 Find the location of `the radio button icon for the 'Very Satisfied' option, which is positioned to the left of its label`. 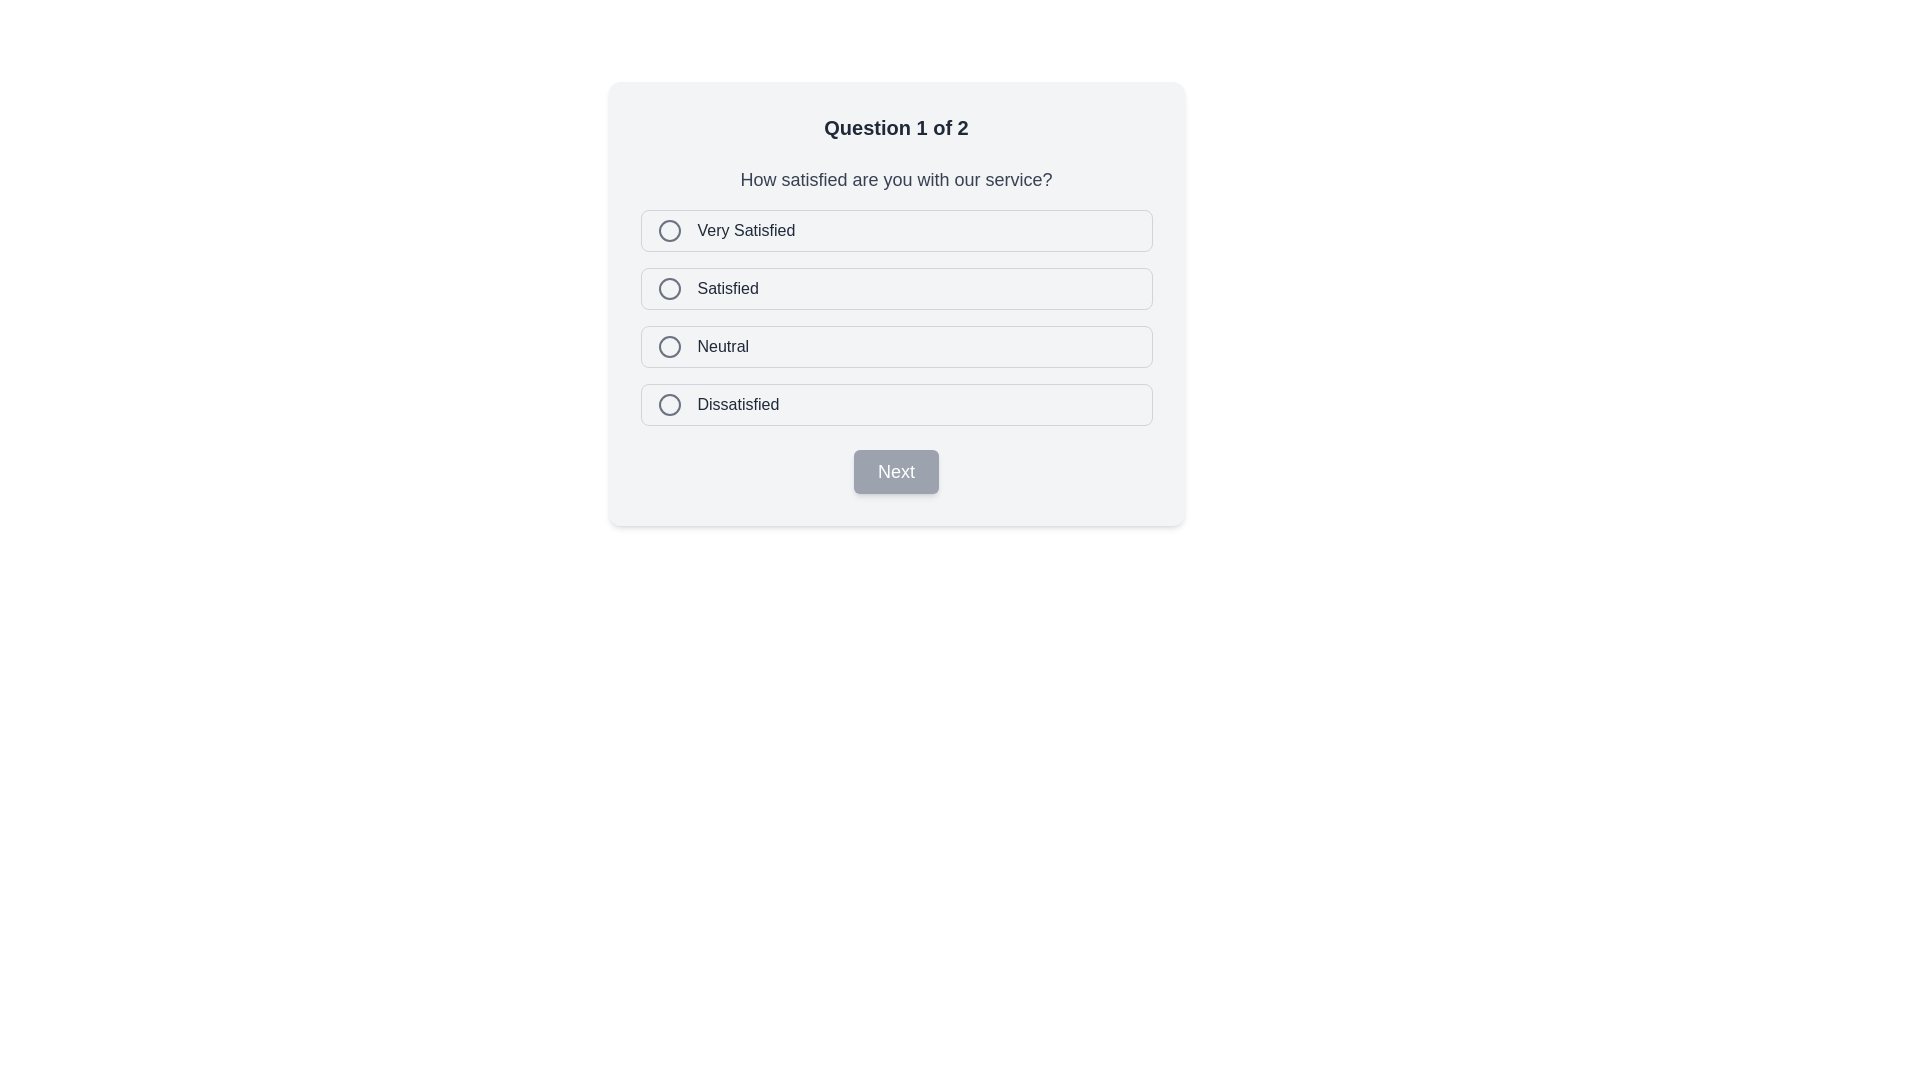

the radio button icon for the 'Very Satisfied' option, which is positioned to the left of its label is located at coordinates (669, 230).